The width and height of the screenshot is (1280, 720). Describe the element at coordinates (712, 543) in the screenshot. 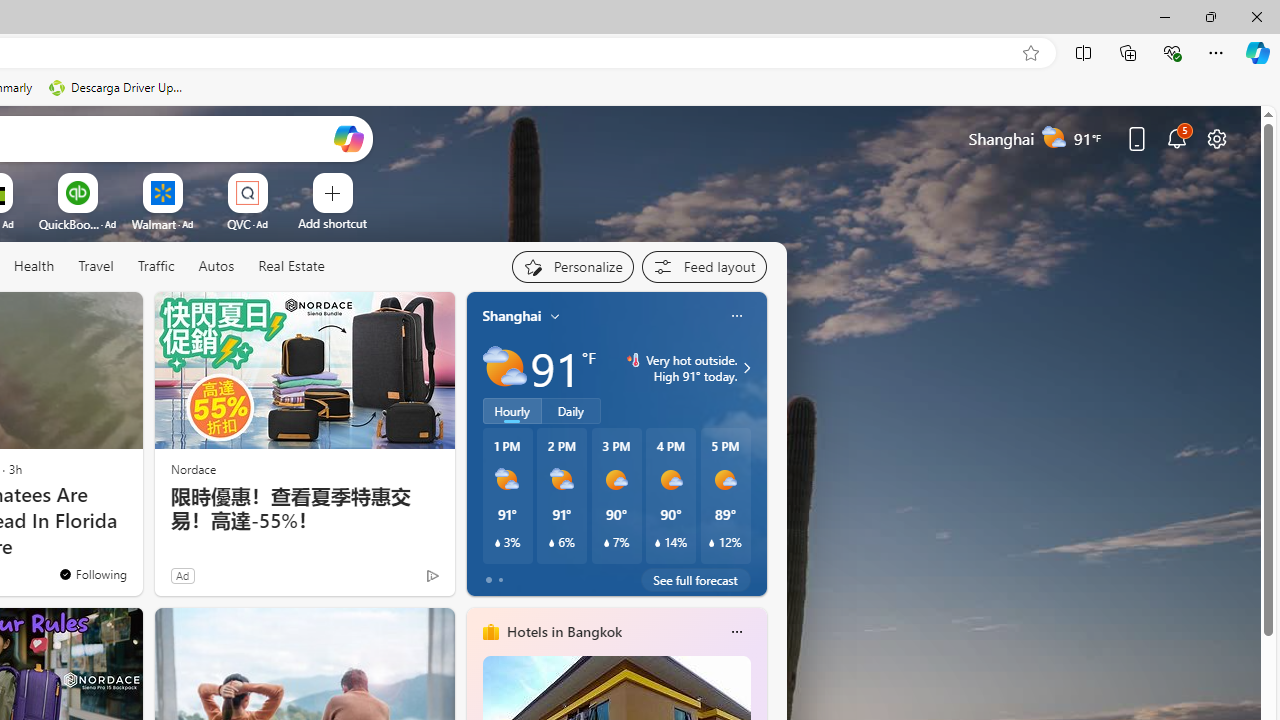

I see `'Class: weather-current-precipitation-glyph'` at that location.